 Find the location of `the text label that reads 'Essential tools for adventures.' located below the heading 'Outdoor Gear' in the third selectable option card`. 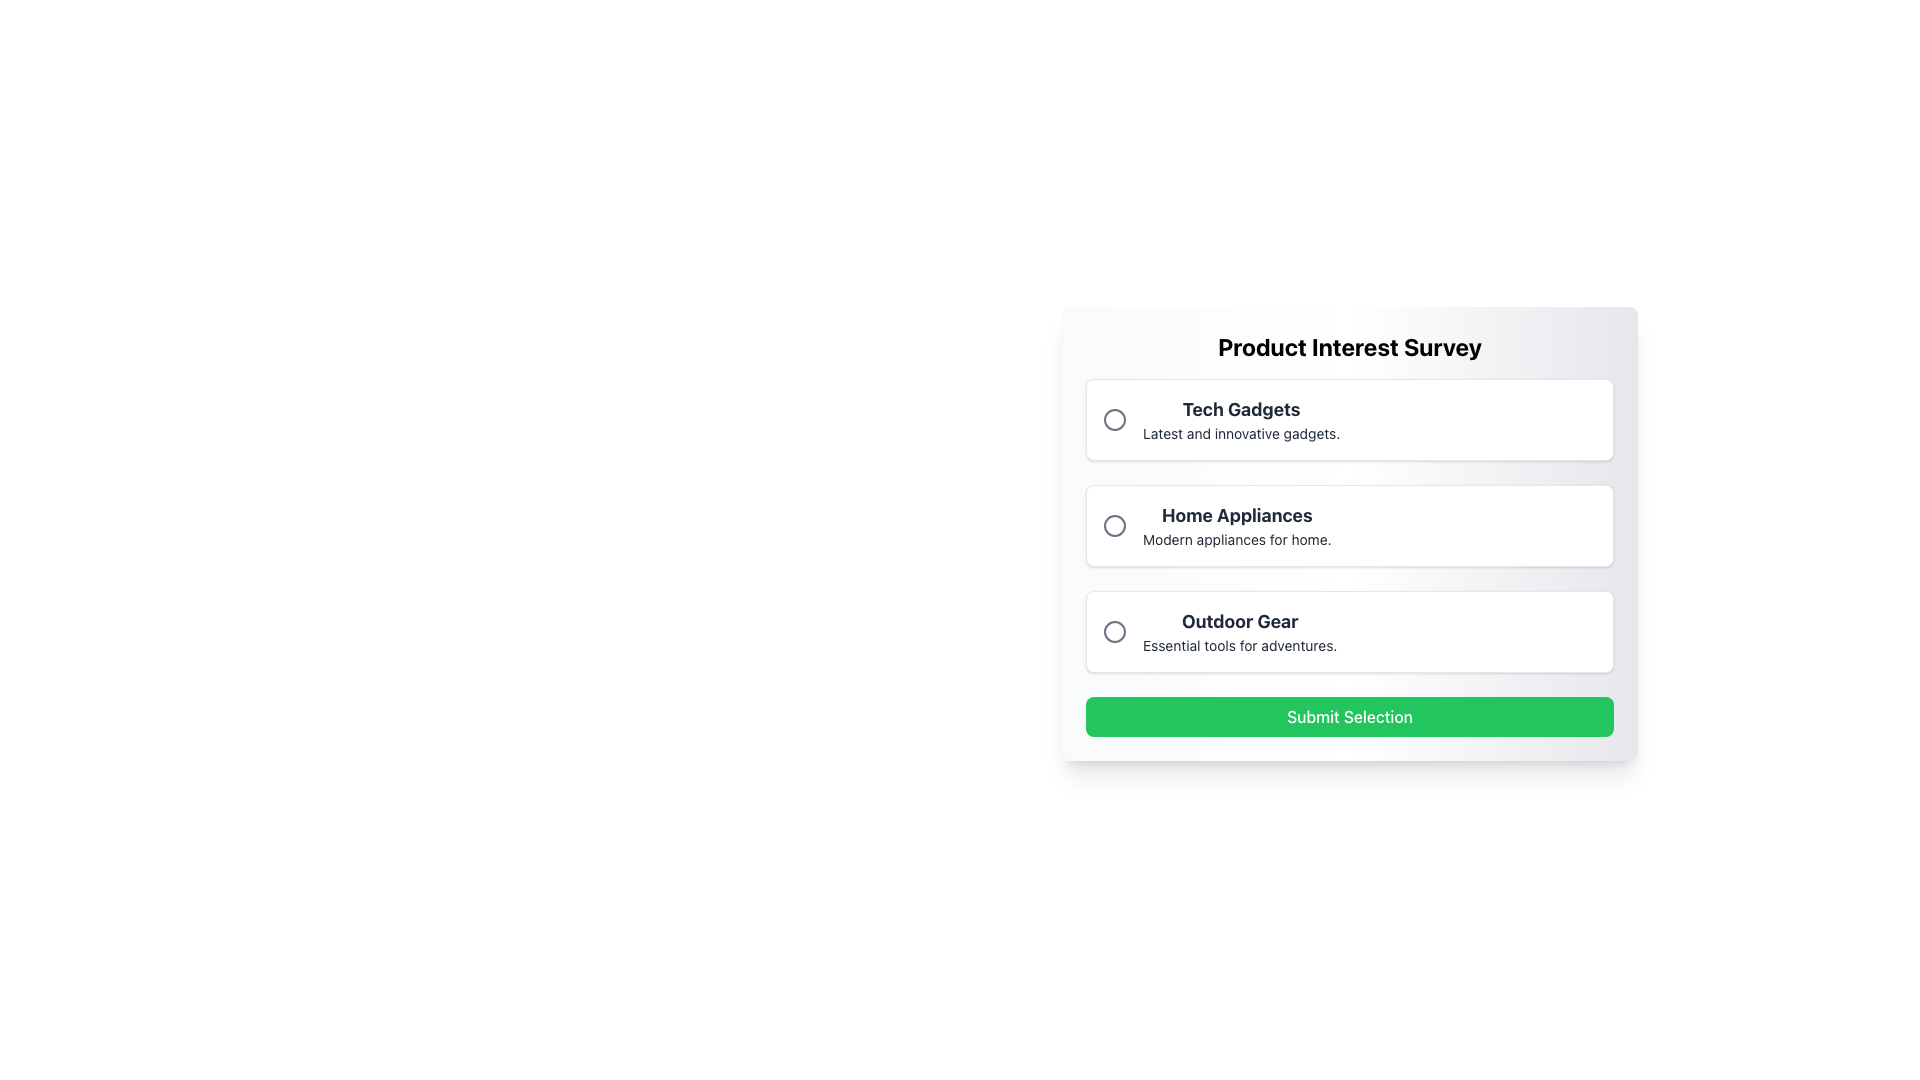

the text label that reads 'Essential tools for adventures.' located below the heading 'Outdoor Gear' in the third selectable option card is located at coordinates (1239, 645).